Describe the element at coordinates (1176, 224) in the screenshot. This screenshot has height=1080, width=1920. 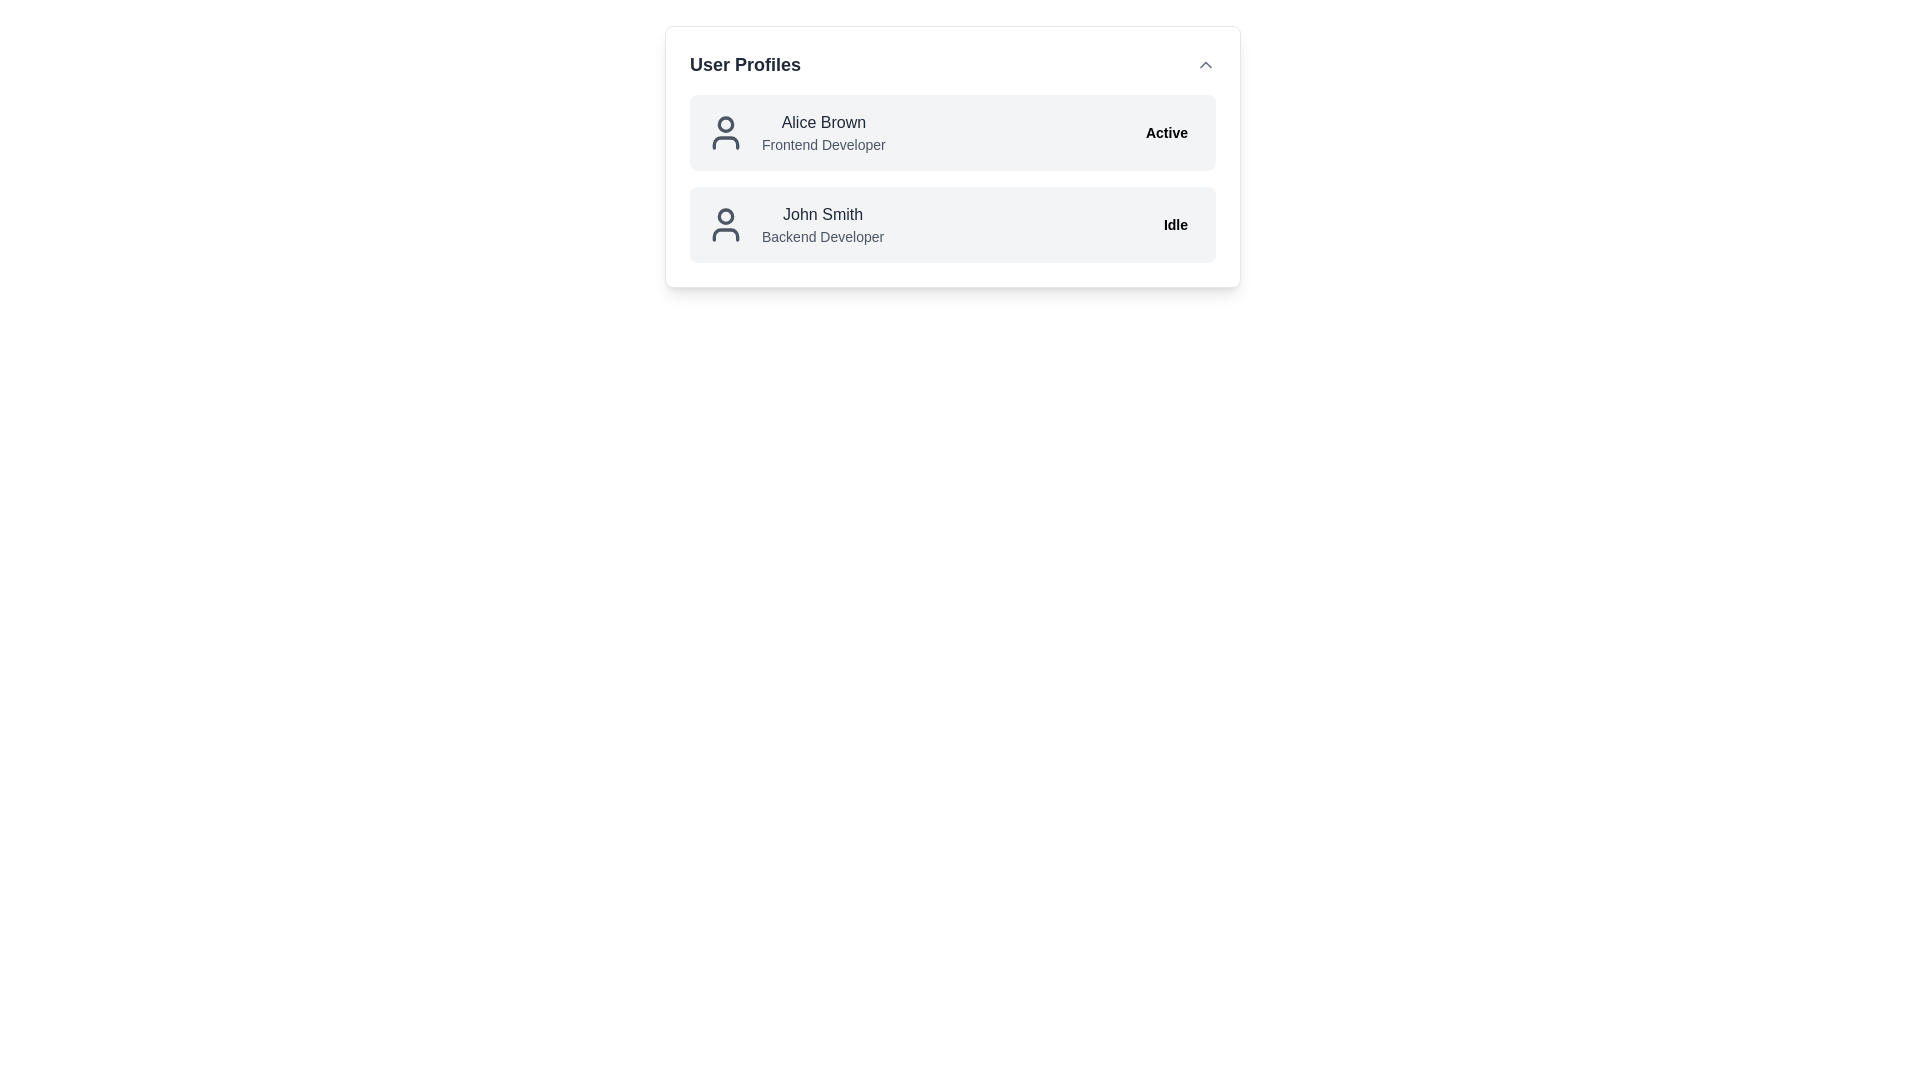
I see `status indicator badge for 'John Smith', which displays 'Idle' in bold with a yellow background` at that location.